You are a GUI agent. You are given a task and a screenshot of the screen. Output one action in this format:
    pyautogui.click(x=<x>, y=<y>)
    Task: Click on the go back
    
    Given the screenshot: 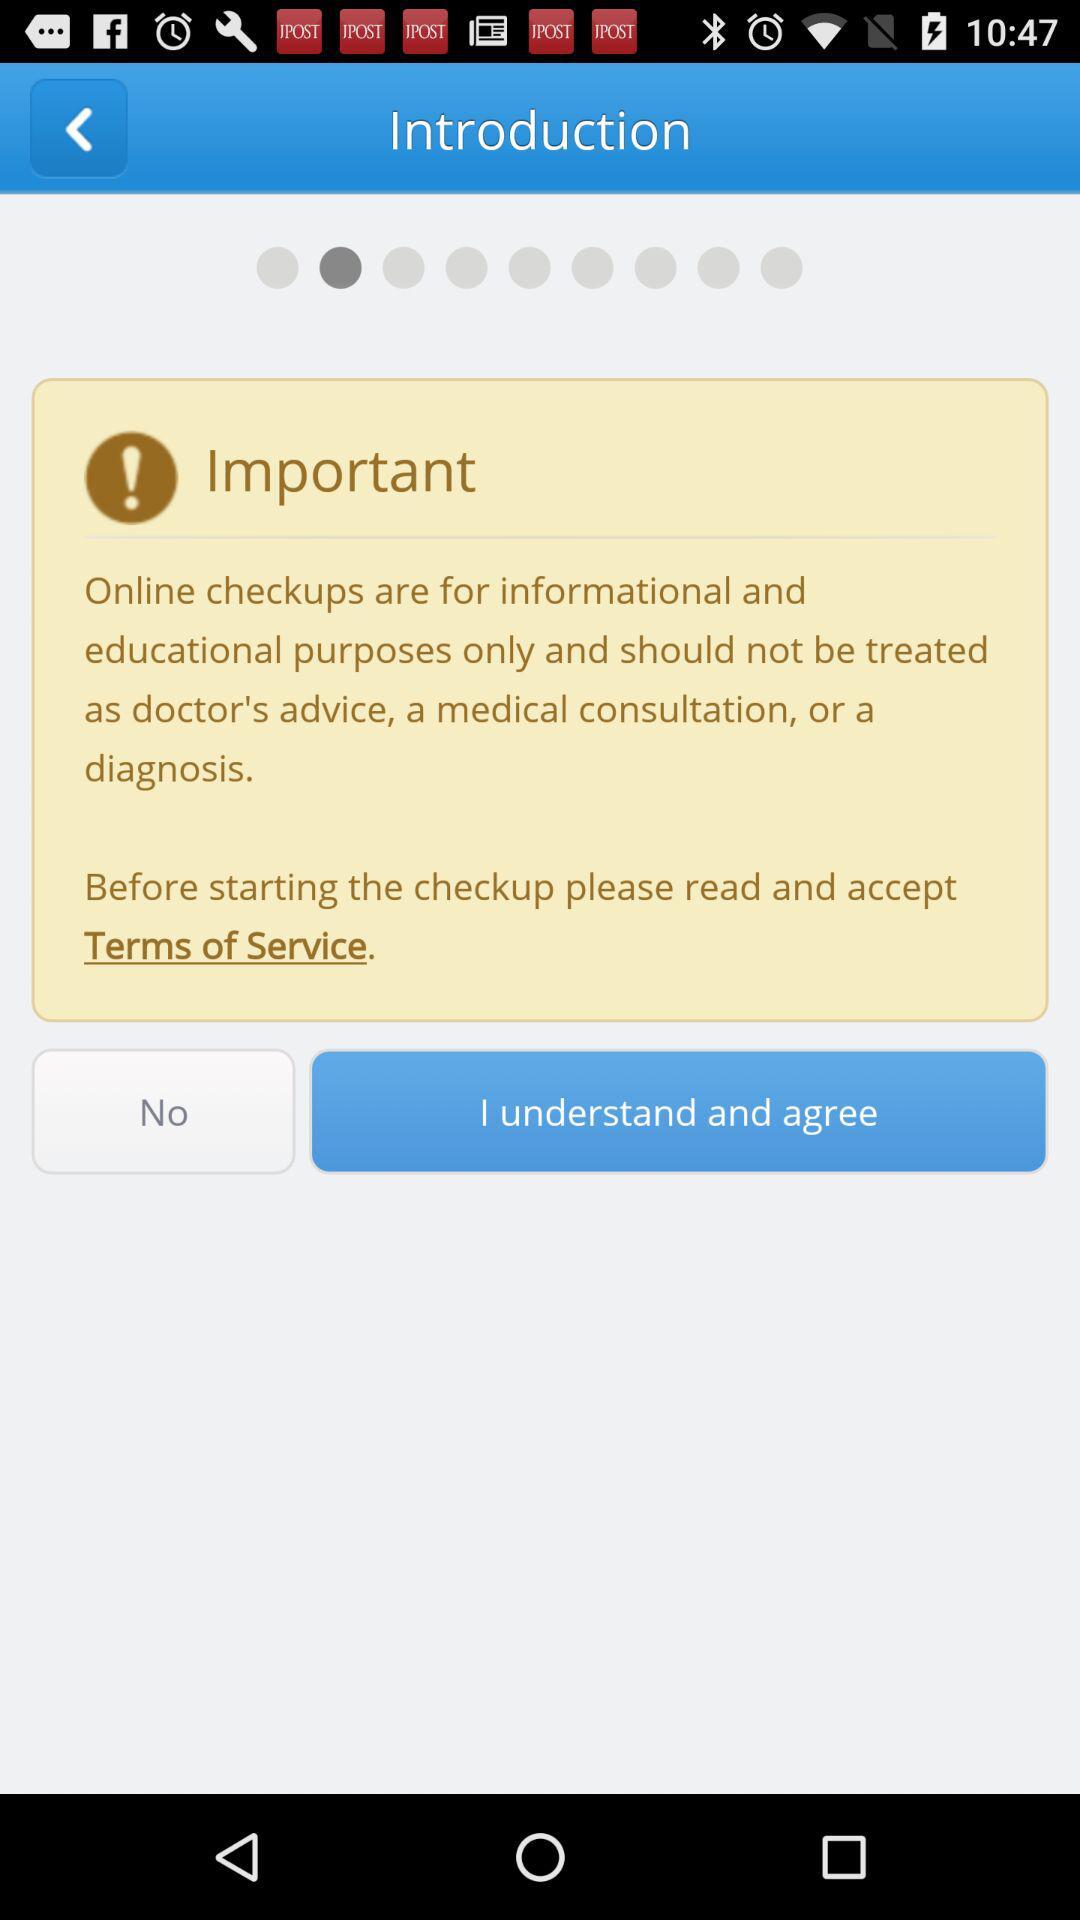 What is the action you would take?
    pyautogui.click(x=77, y=127)
    